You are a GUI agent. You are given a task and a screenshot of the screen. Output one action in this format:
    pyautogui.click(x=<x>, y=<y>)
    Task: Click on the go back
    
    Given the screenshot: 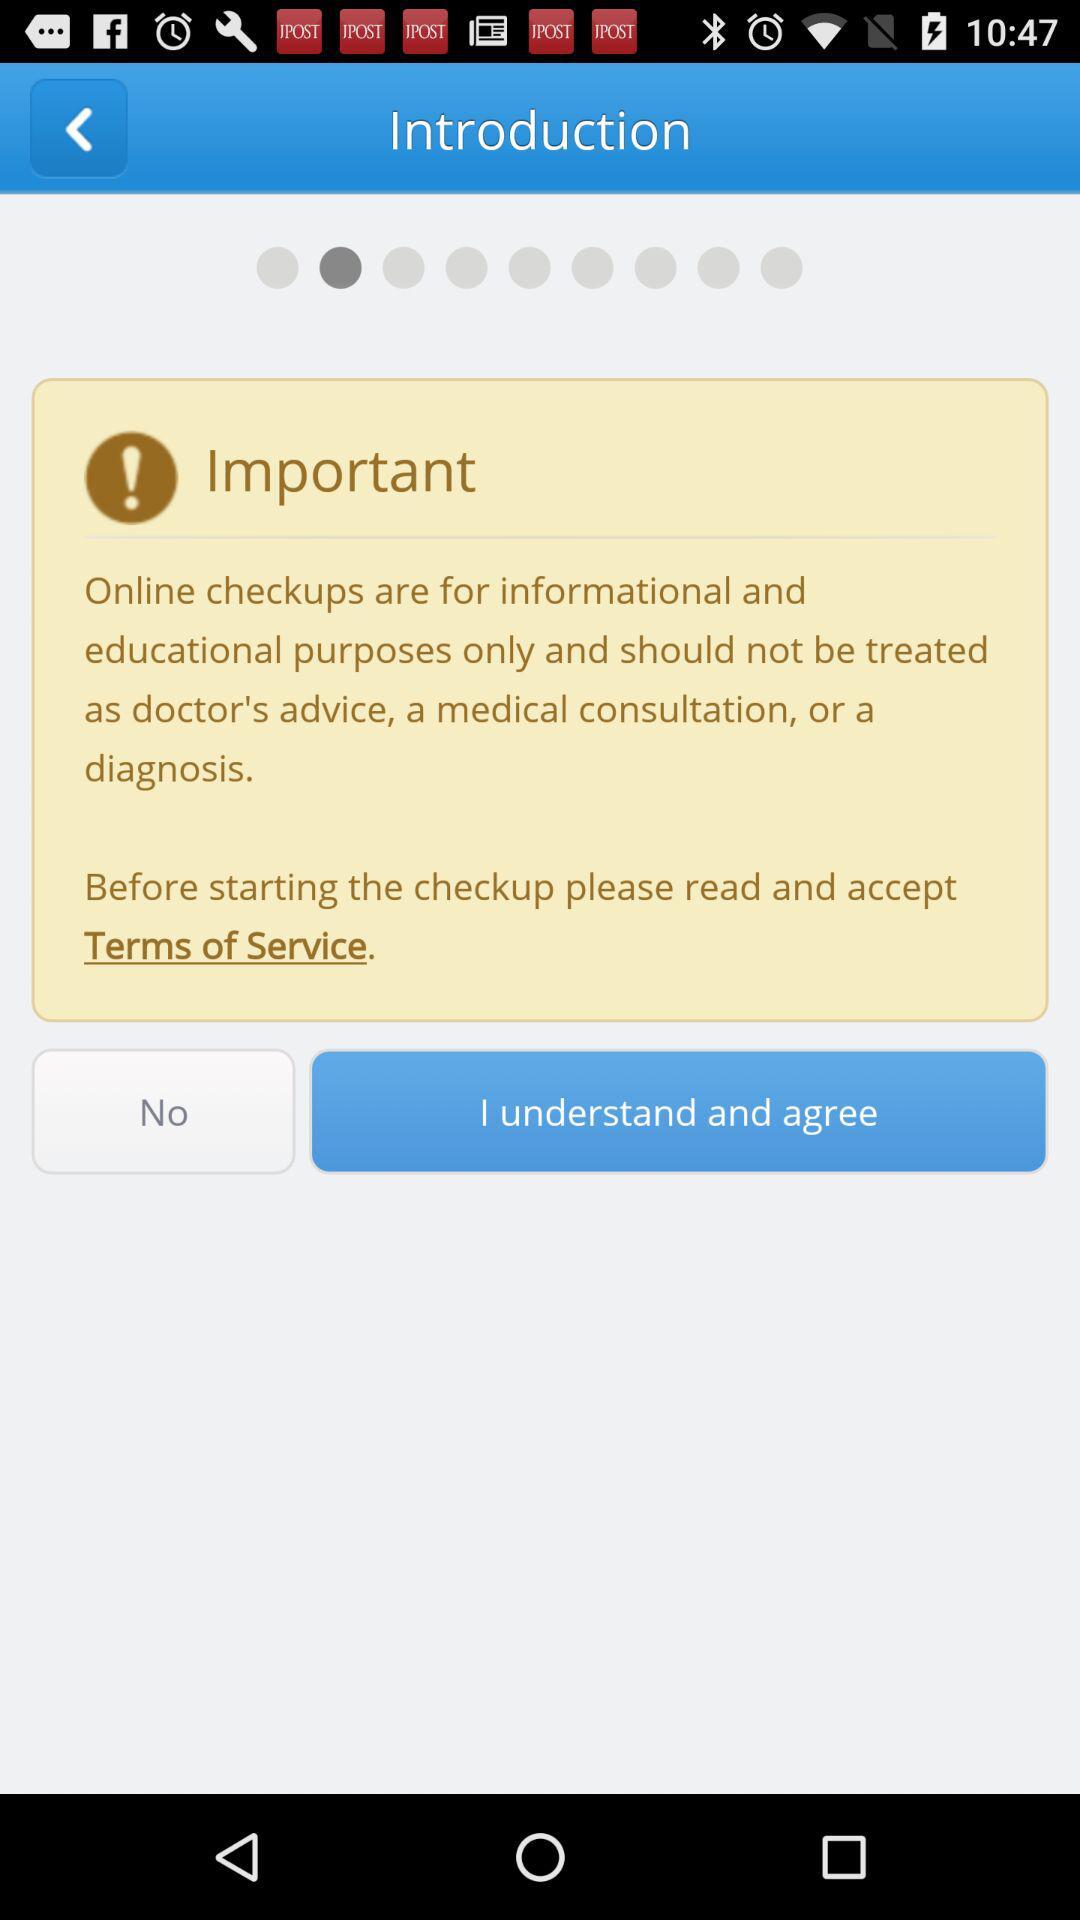 What is the action you would take?
    pyautogui.click(x=77, y=127)
    